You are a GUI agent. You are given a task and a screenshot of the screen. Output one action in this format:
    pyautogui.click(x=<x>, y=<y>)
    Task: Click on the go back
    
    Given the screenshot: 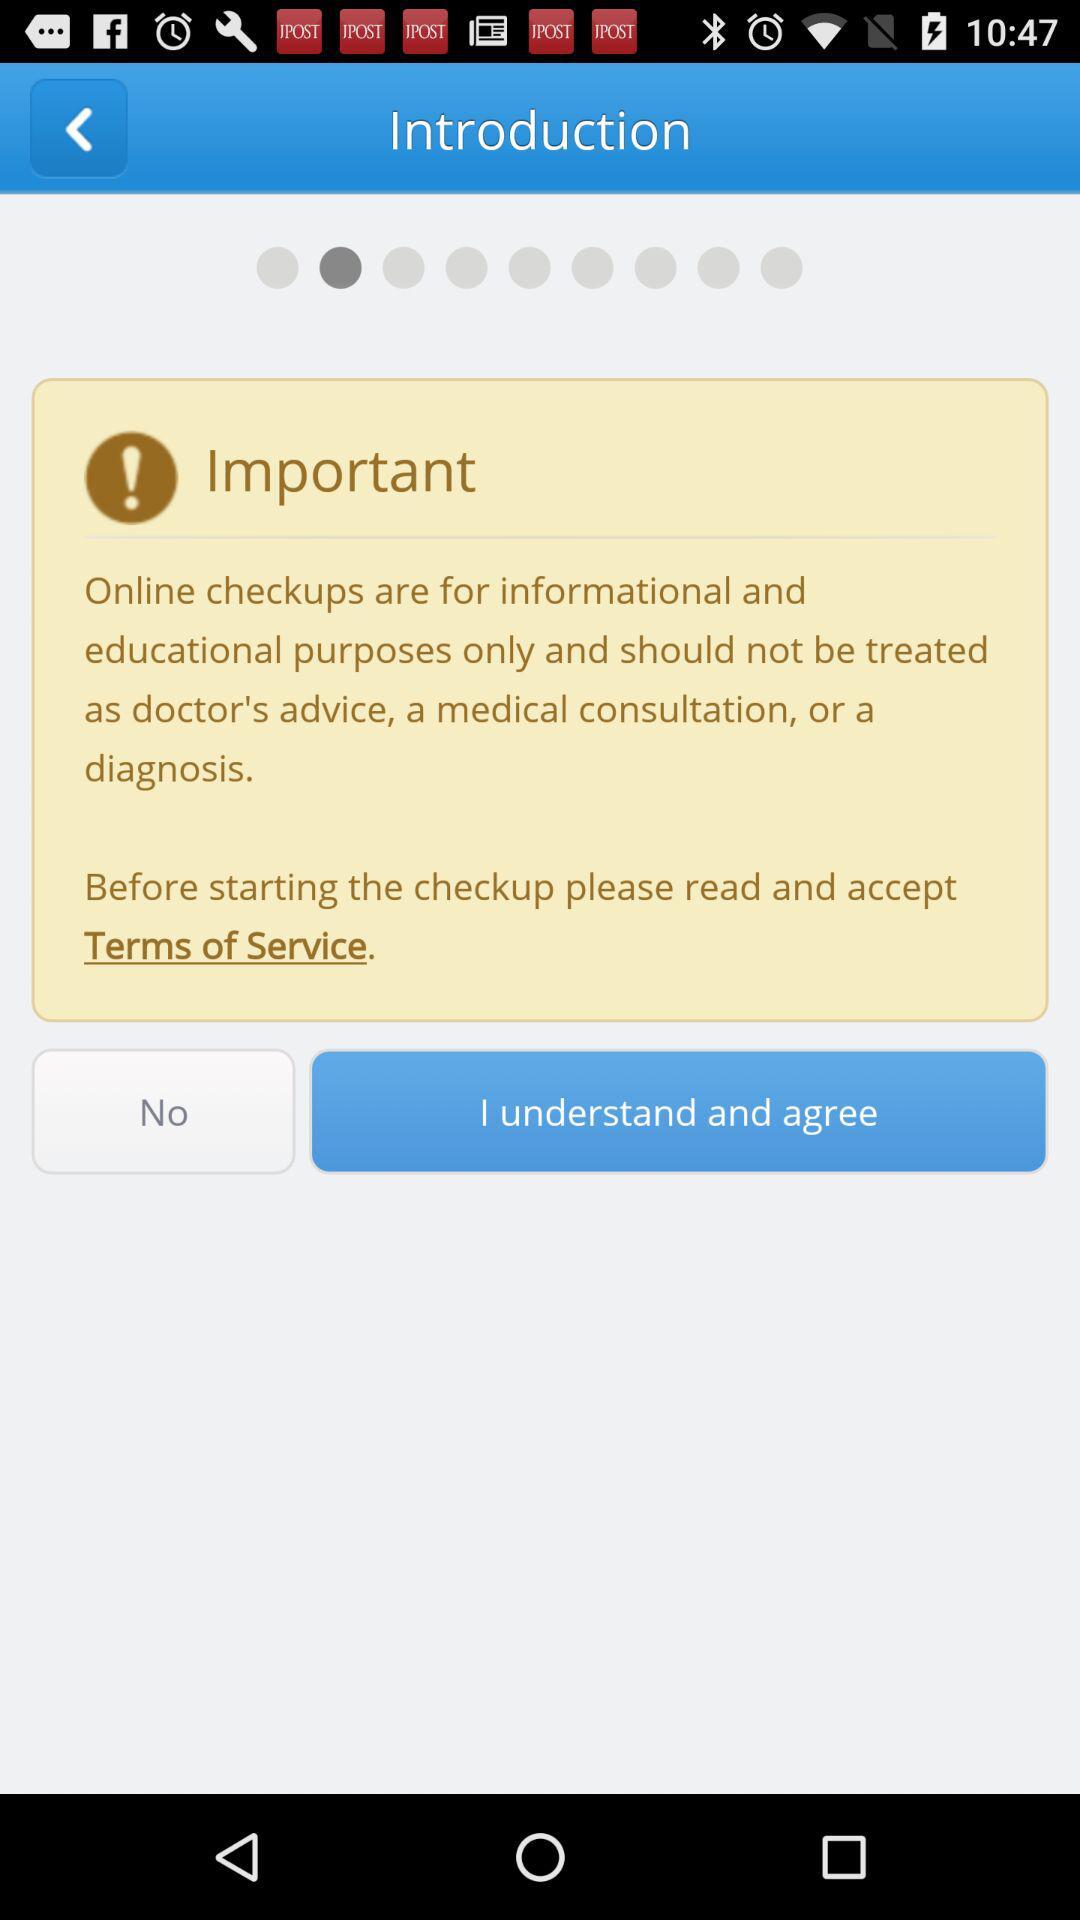 What is the action you would take?
    pyautogui.click(x=77, y=127)
    